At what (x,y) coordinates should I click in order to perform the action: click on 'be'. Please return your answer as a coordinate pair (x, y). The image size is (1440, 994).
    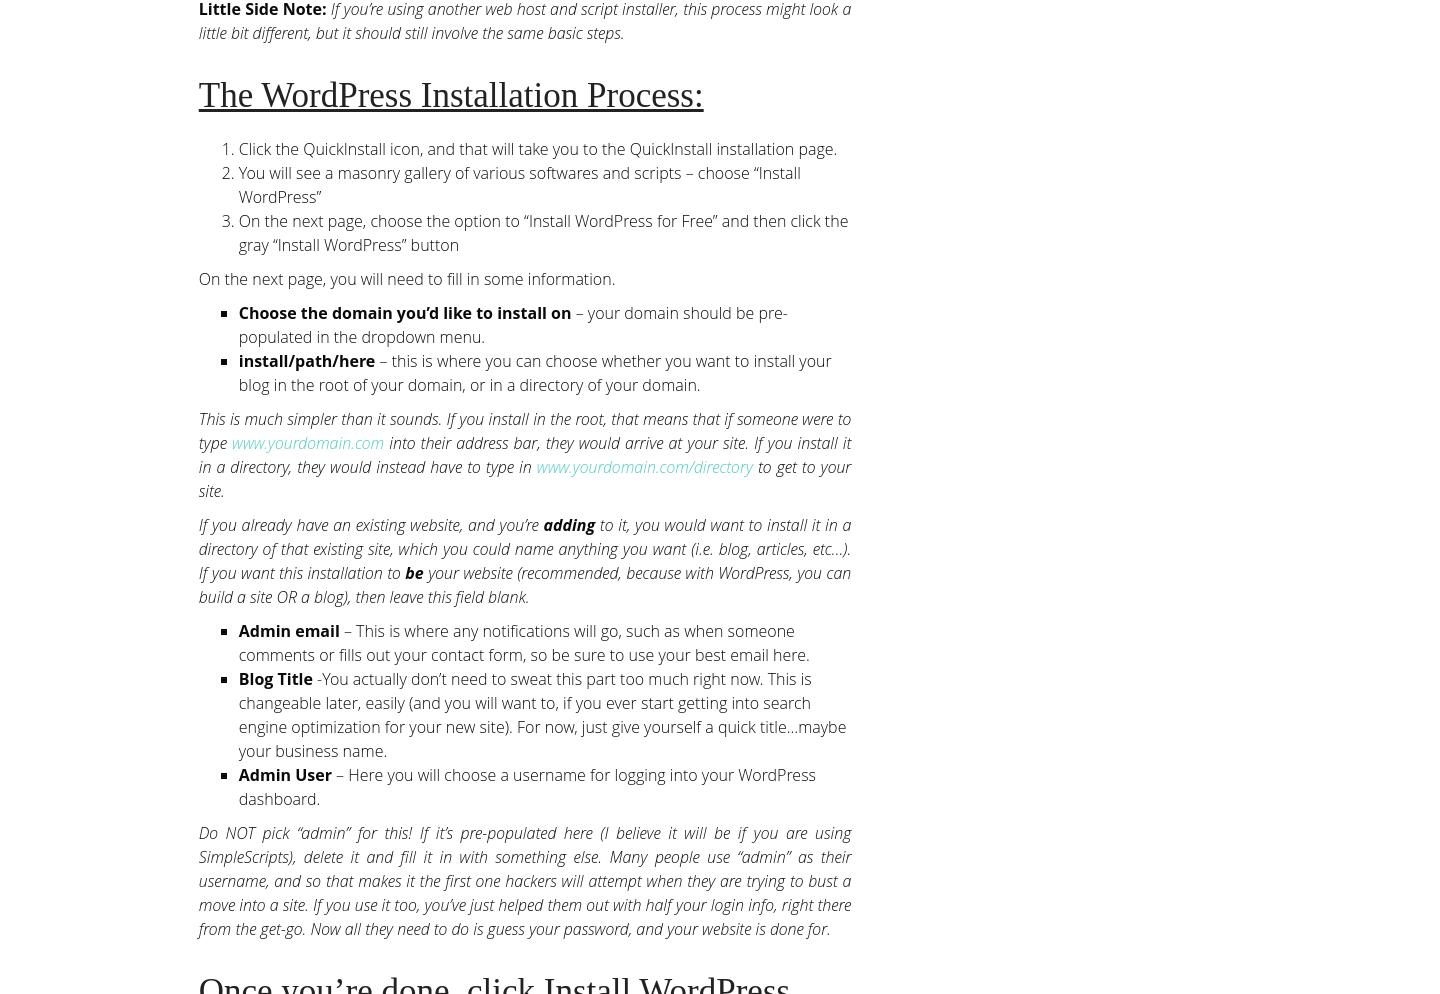
    Looking at the image, I should click on (412, 572).